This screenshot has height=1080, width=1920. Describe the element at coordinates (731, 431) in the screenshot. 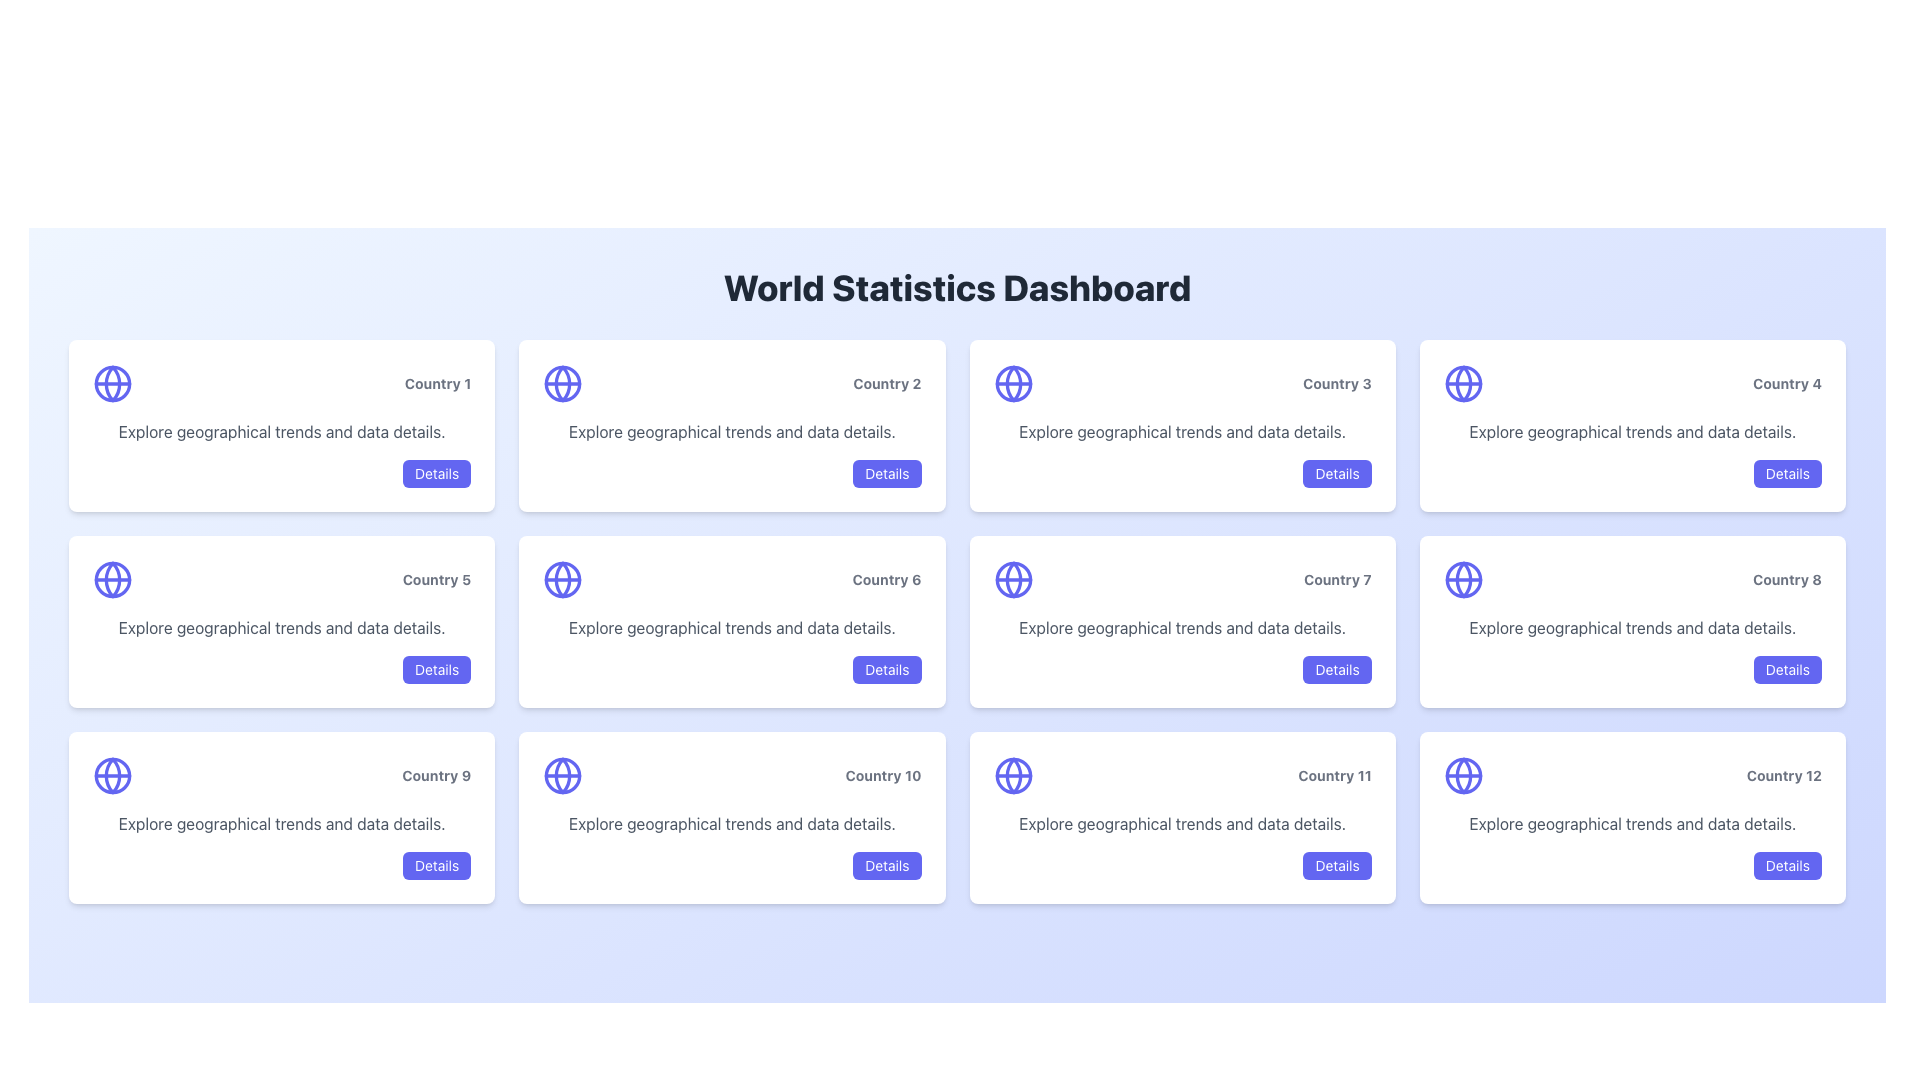

I see `descriptive text from the Text Label in the second card of the second row, which provides information about exploring trends and data details related to 'Country 2'` at that location.